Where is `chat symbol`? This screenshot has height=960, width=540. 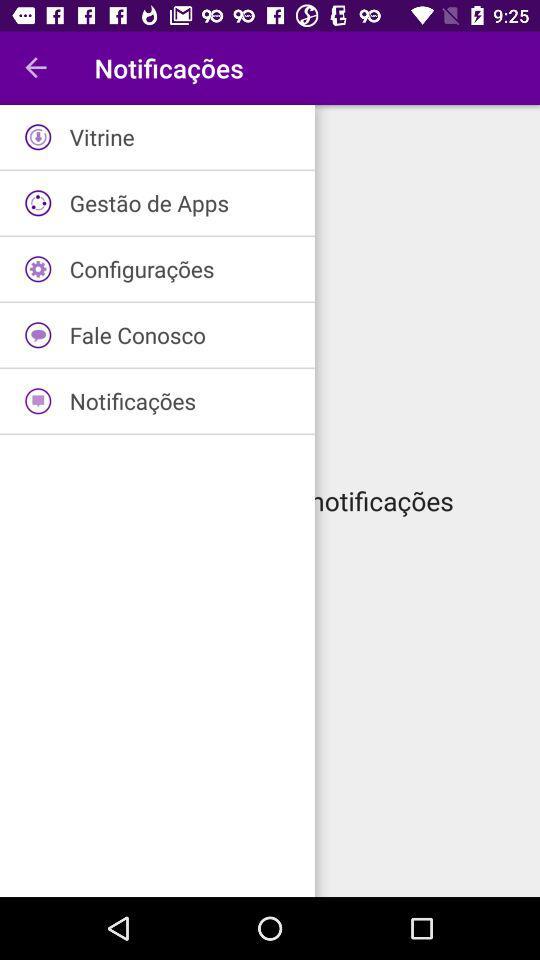 chat symbol is located at coordinates (38, 335).